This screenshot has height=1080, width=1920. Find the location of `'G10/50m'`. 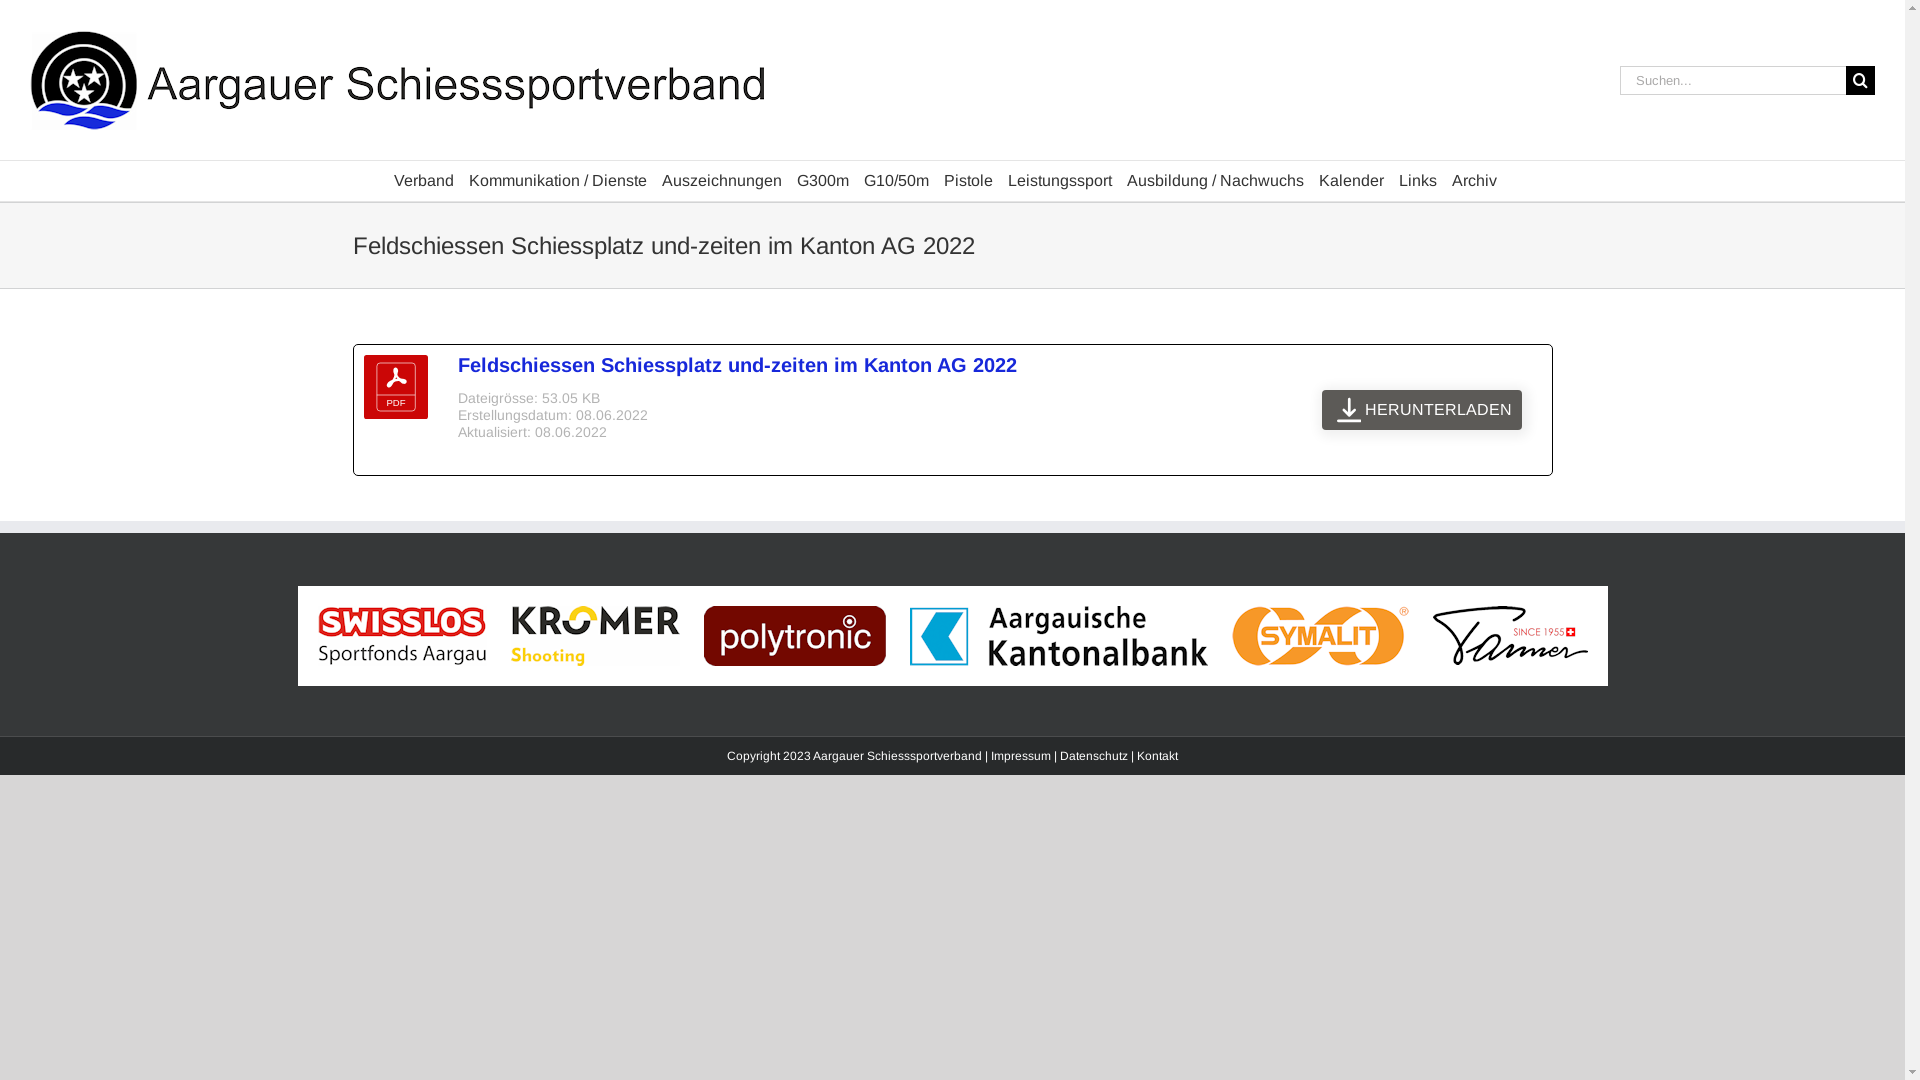

'G10/50m' is located at coordinates (895, 181).